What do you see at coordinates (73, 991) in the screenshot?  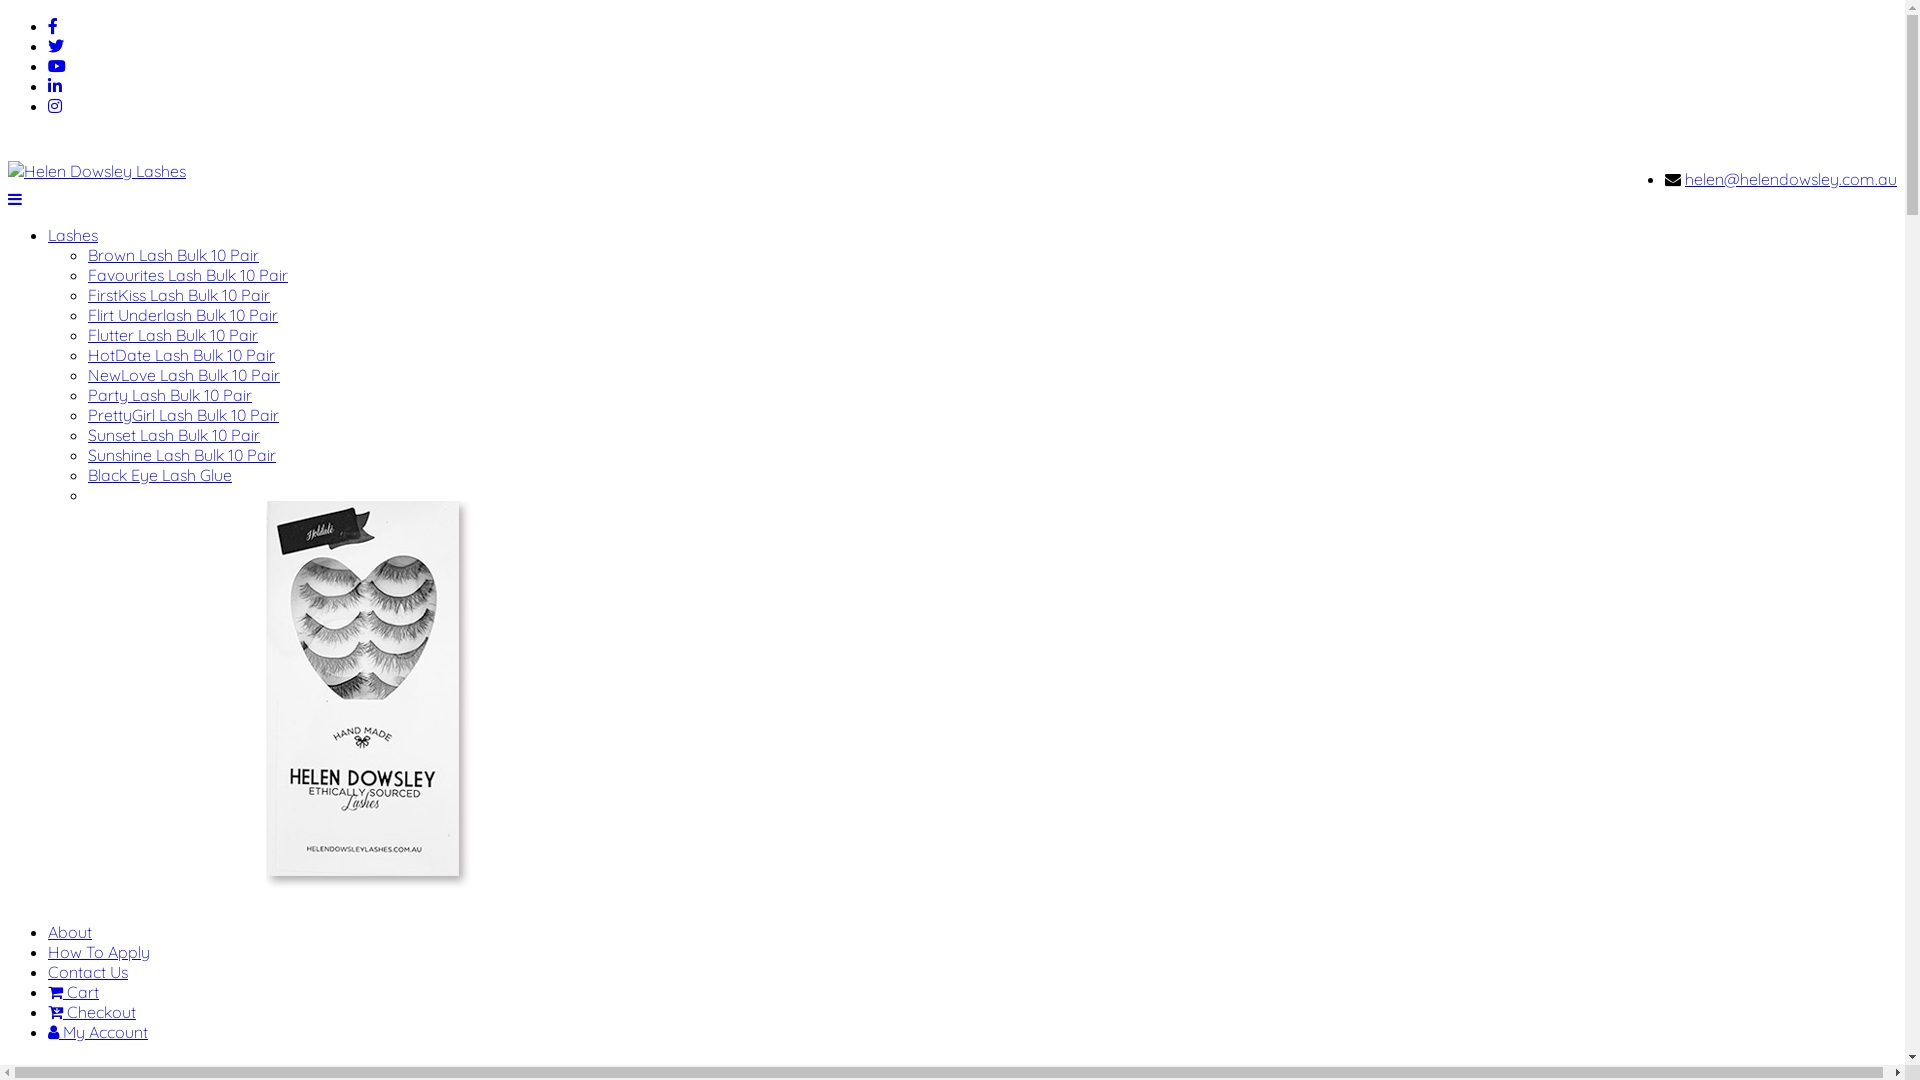 I see `'Cart'` at bounding box center [73, 991].